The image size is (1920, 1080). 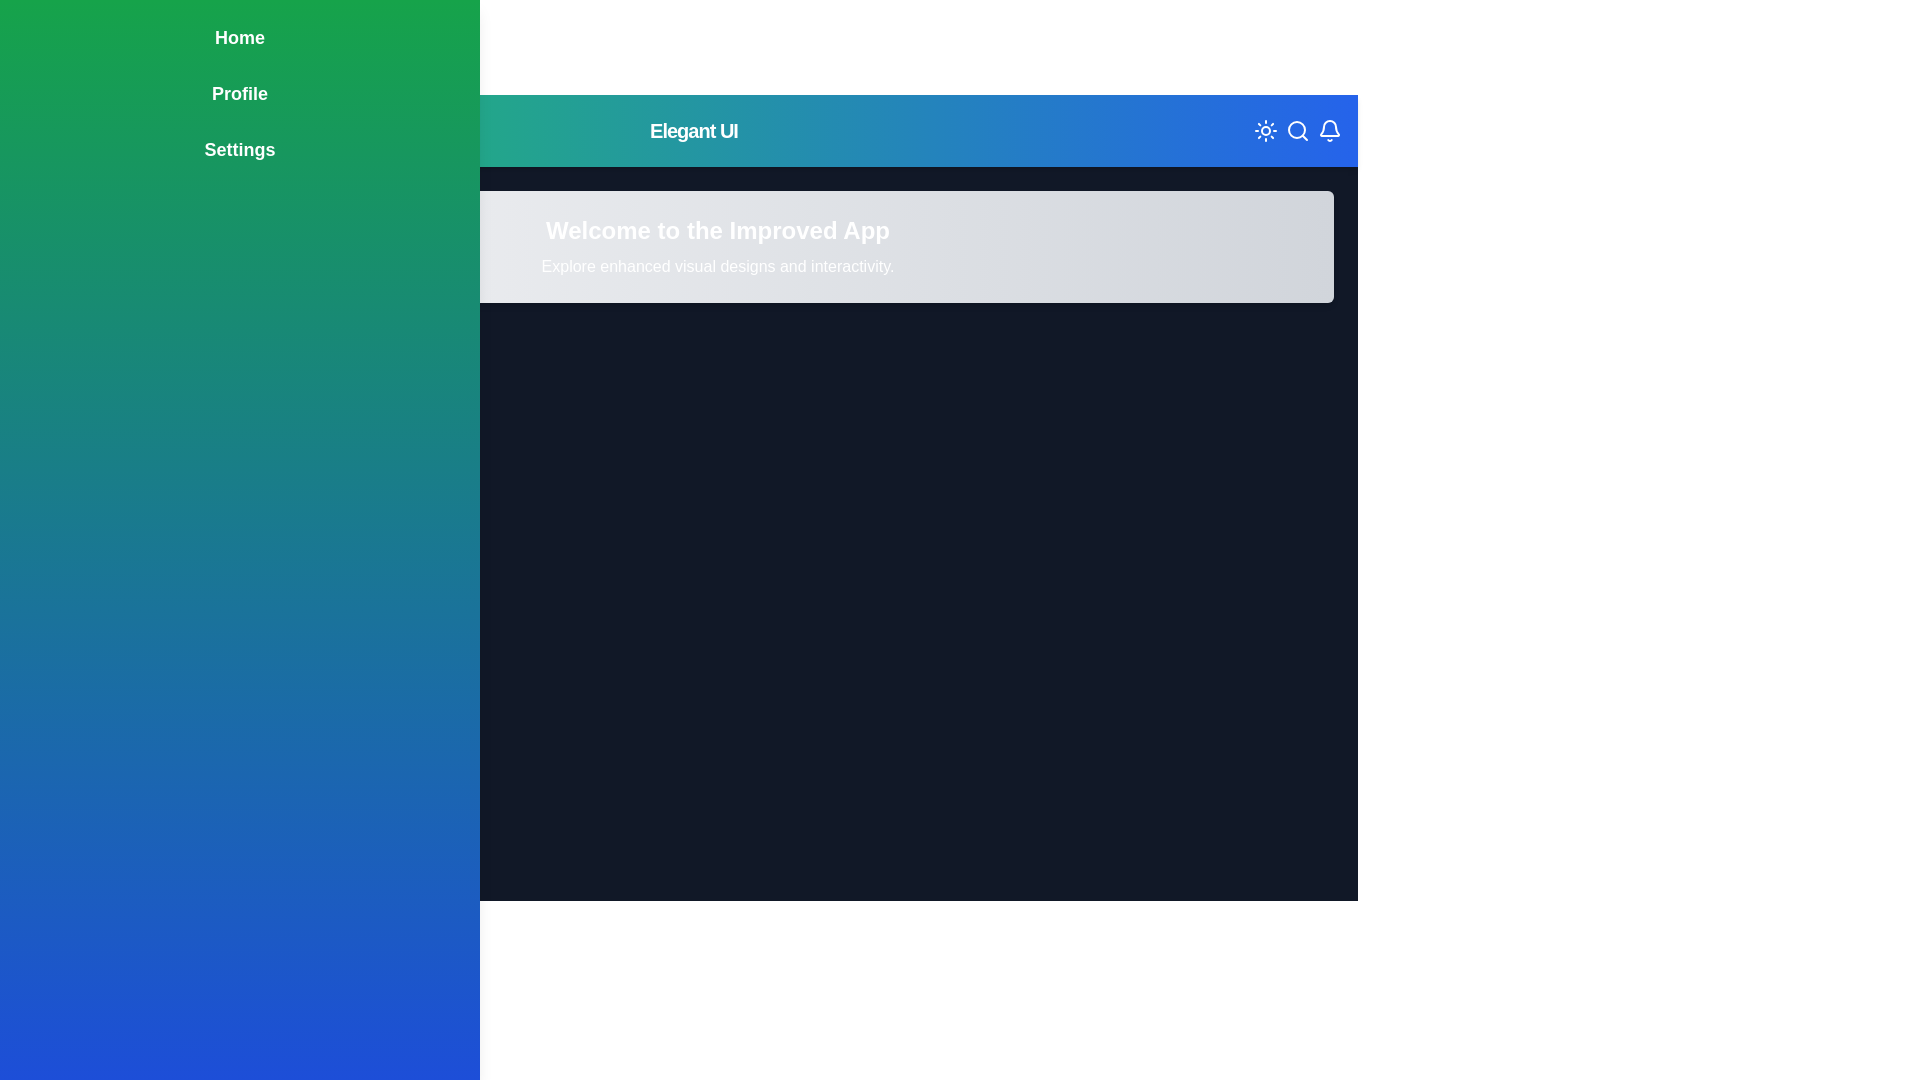 I want to click on the menu item labeled Profile, so click(x=240, y=93).